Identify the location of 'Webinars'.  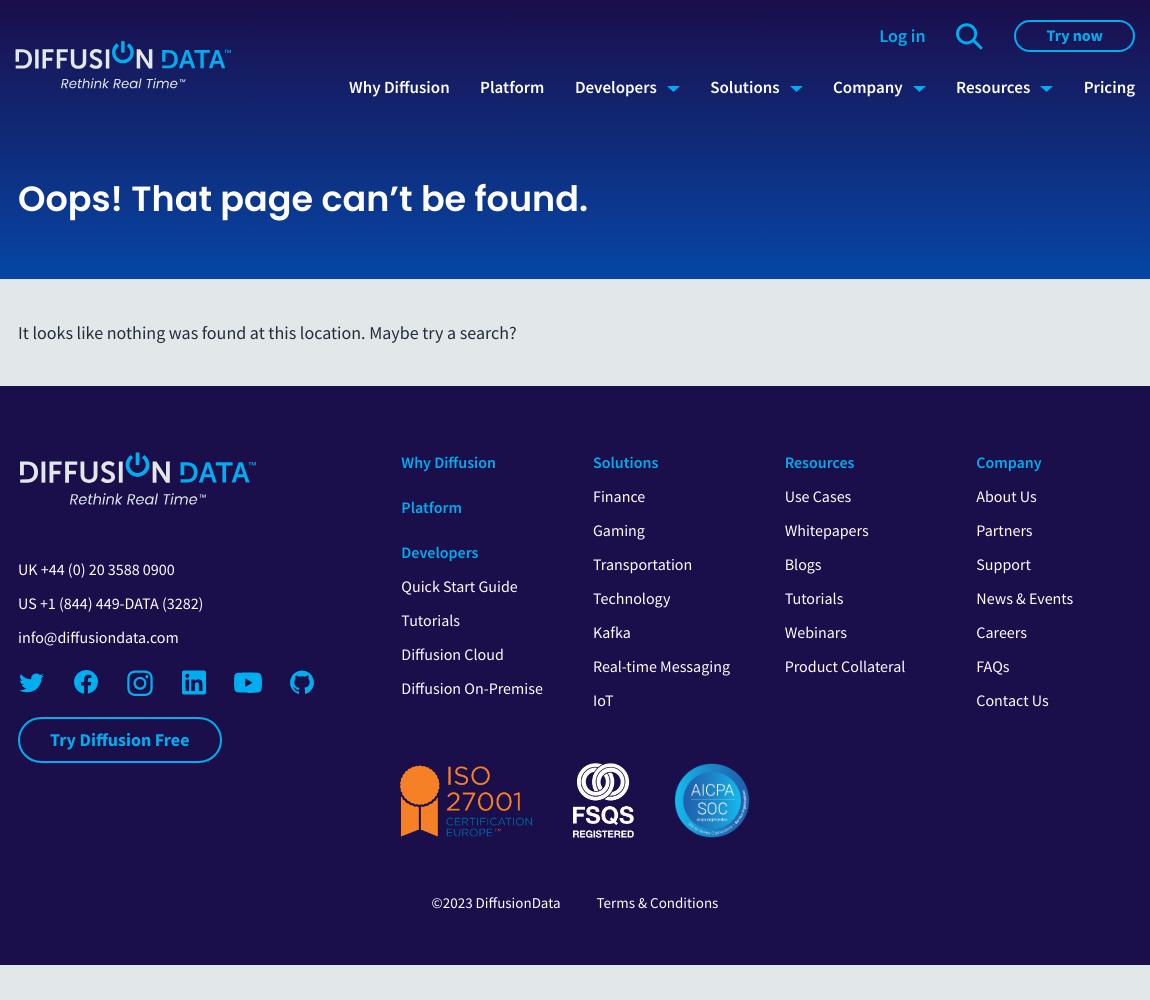
(814, 633).